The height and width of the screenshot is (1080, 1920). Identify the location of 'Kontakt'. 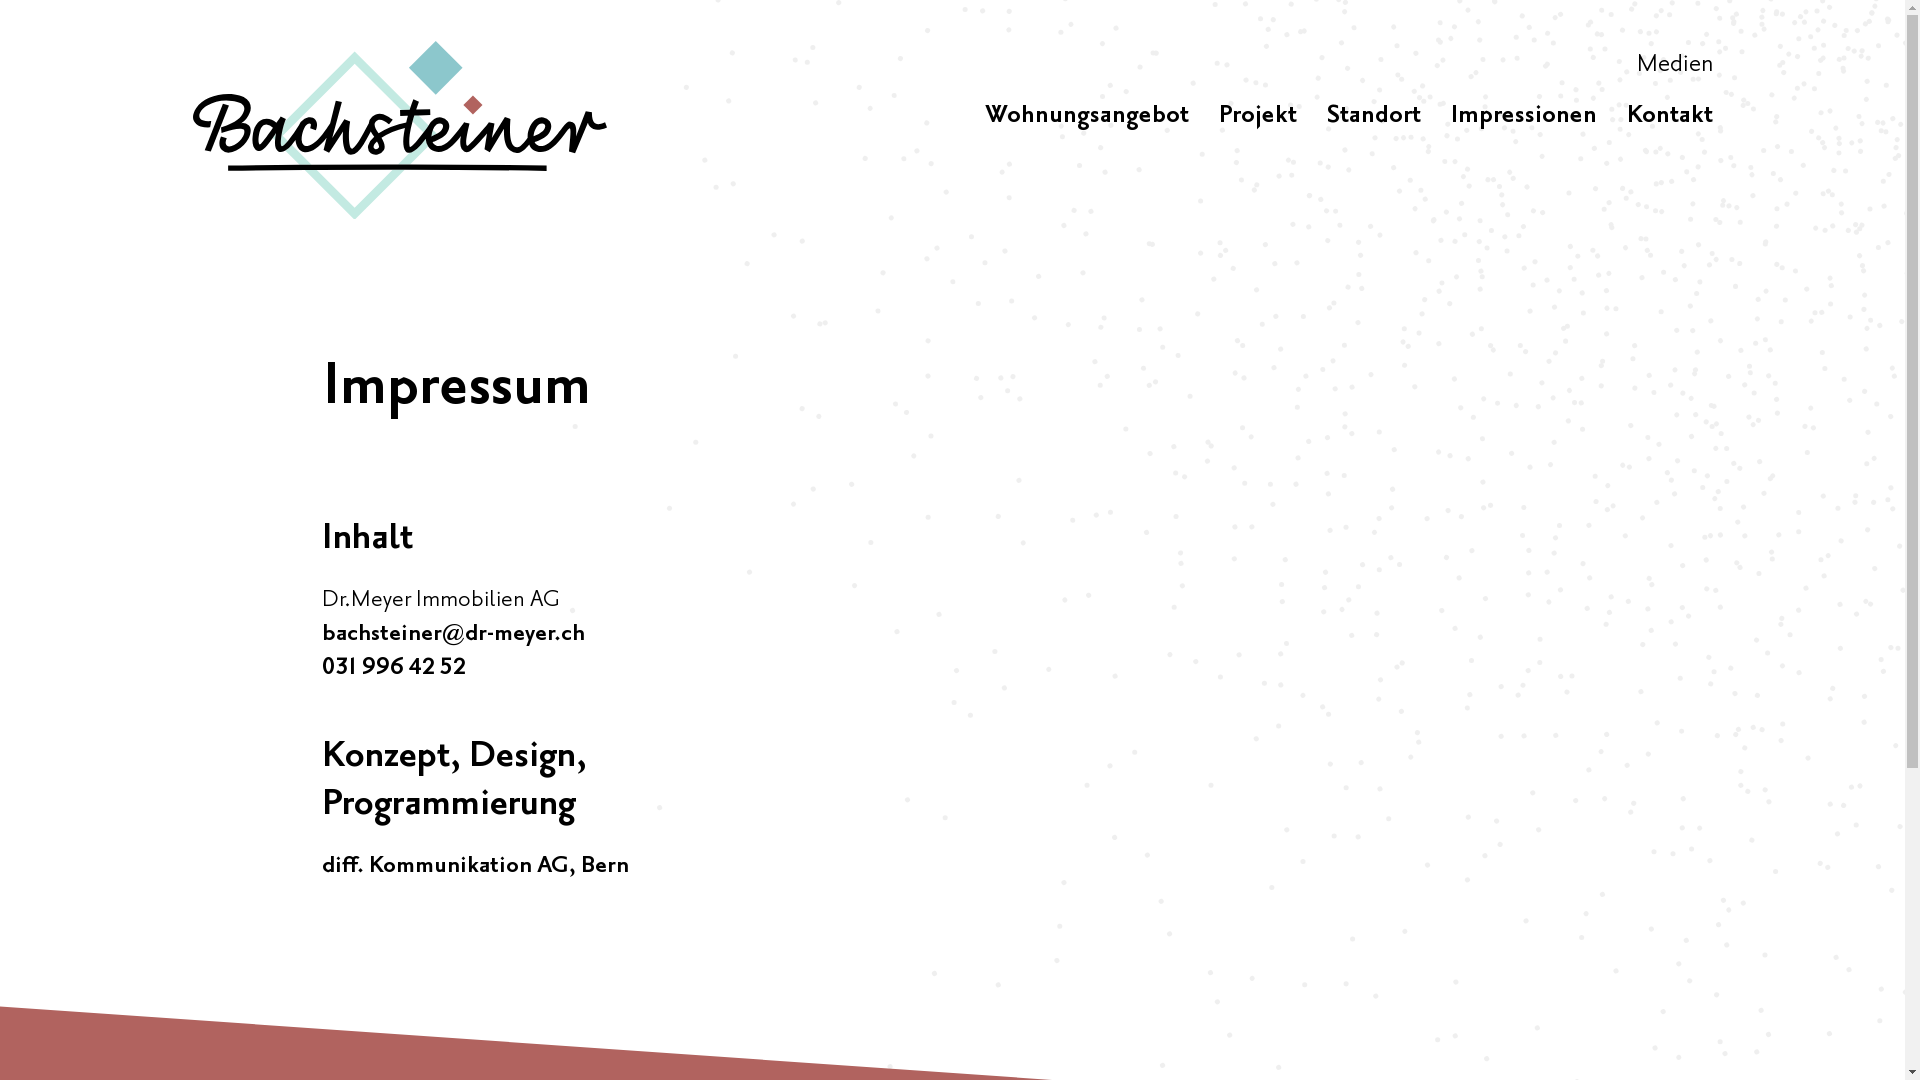
(1669, 115).